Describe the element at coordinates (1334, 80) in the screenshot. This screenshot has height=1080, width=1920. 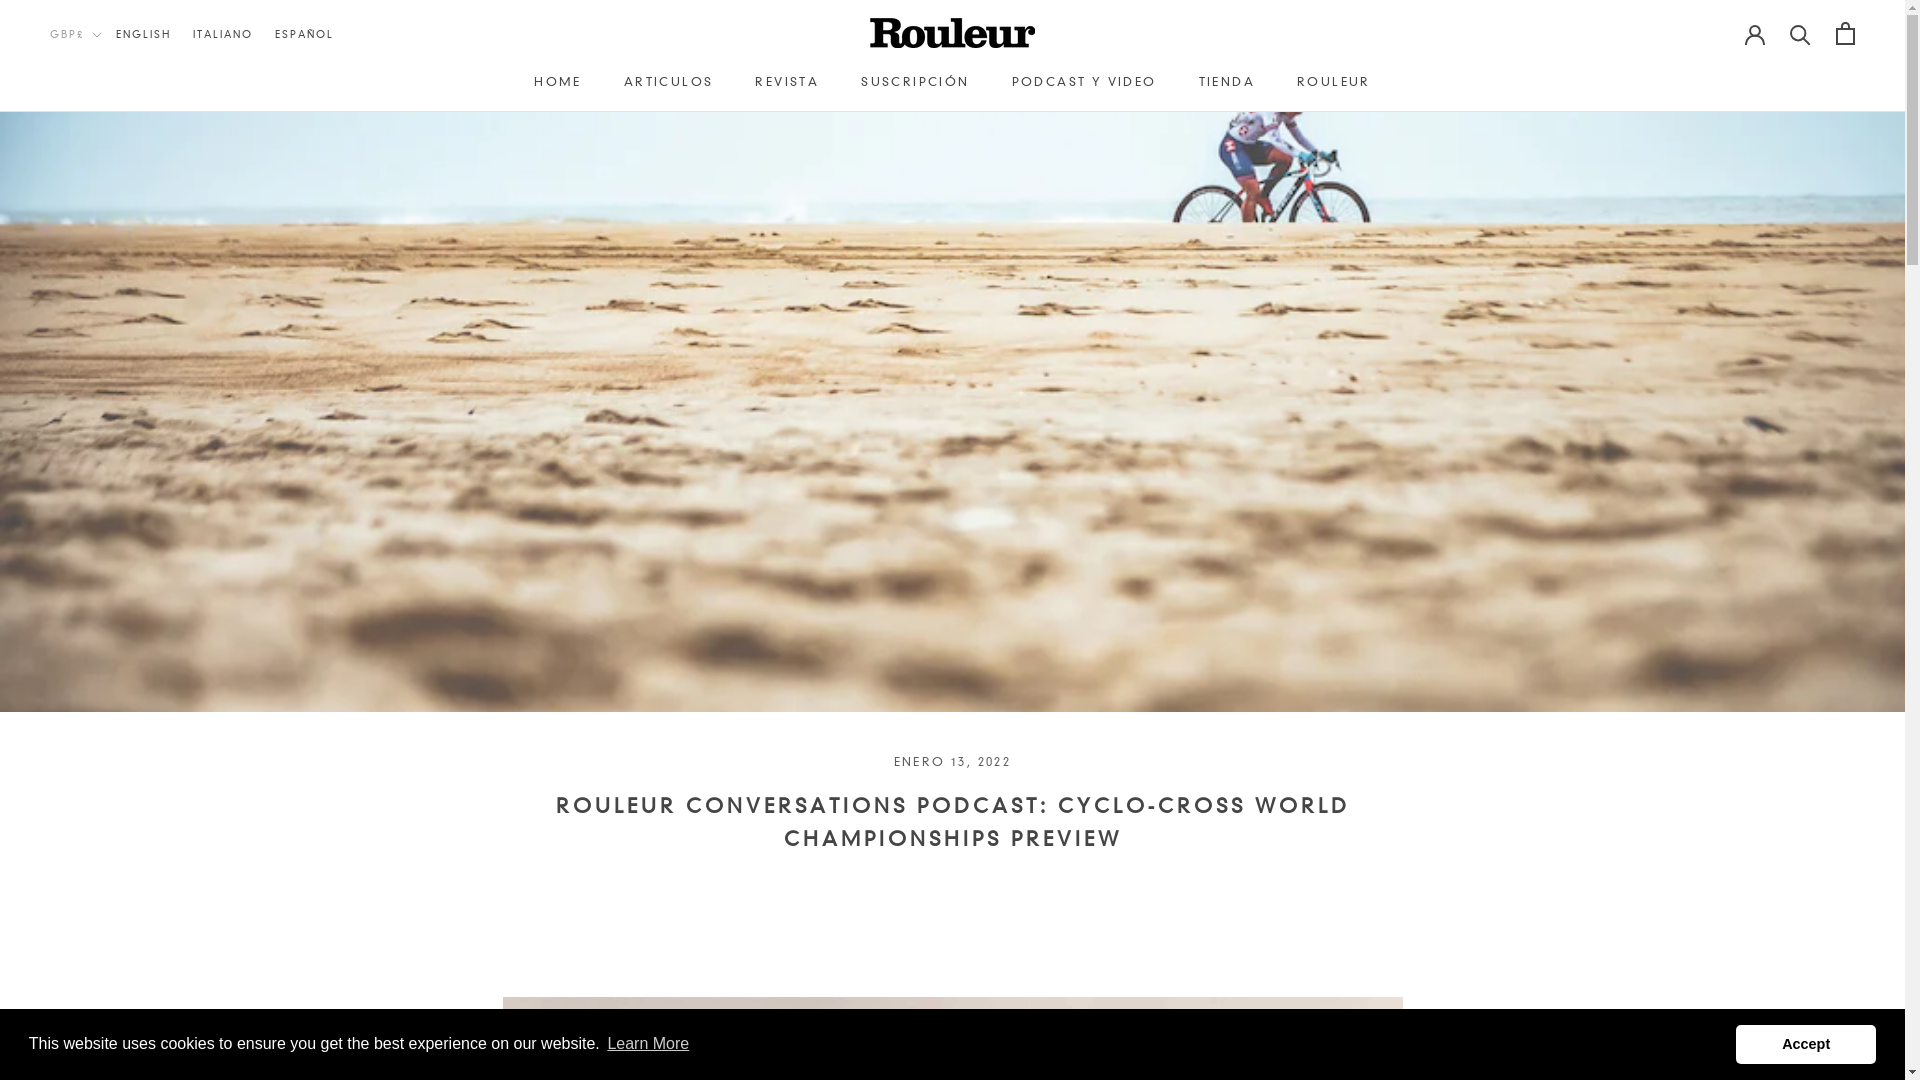
I see `'ROULEUR'` at that location.